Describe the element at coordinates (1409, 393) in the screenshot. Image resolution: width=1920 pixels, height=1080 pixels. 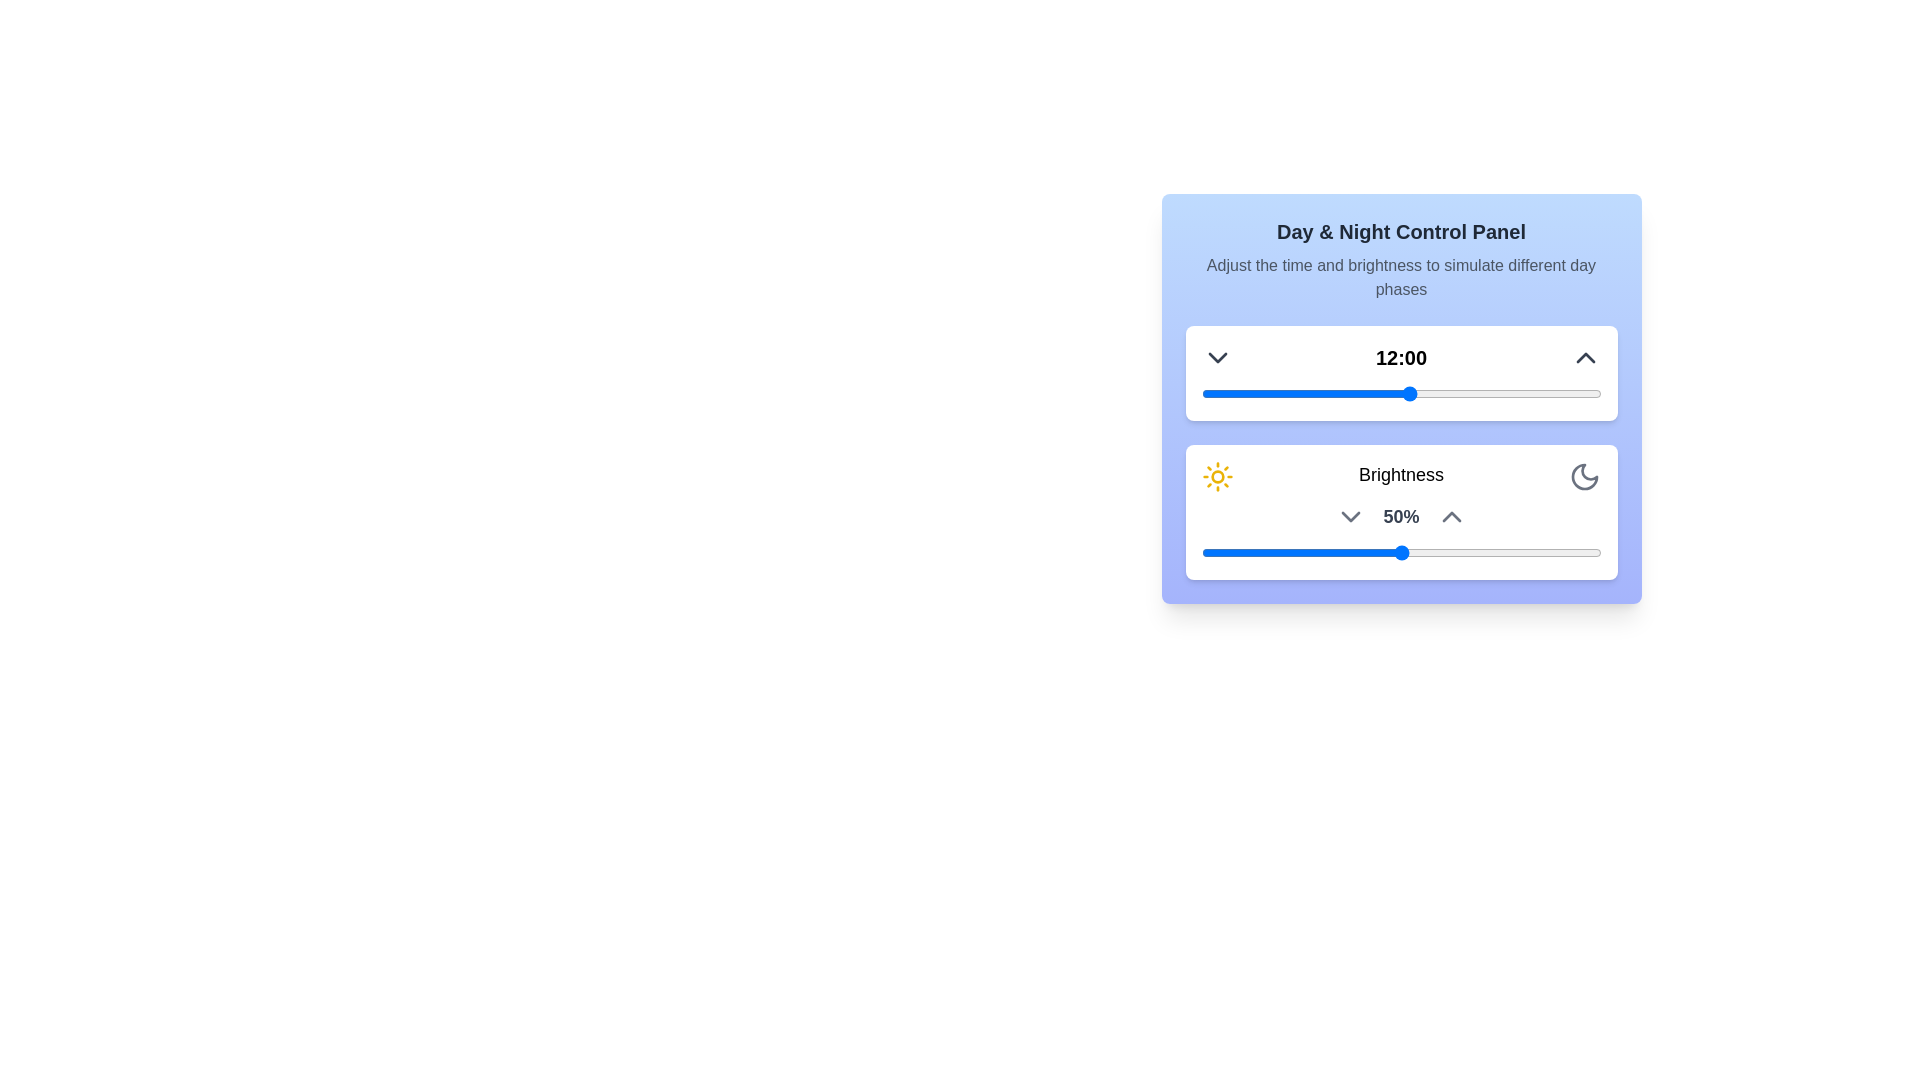
I see `the time` at that location.